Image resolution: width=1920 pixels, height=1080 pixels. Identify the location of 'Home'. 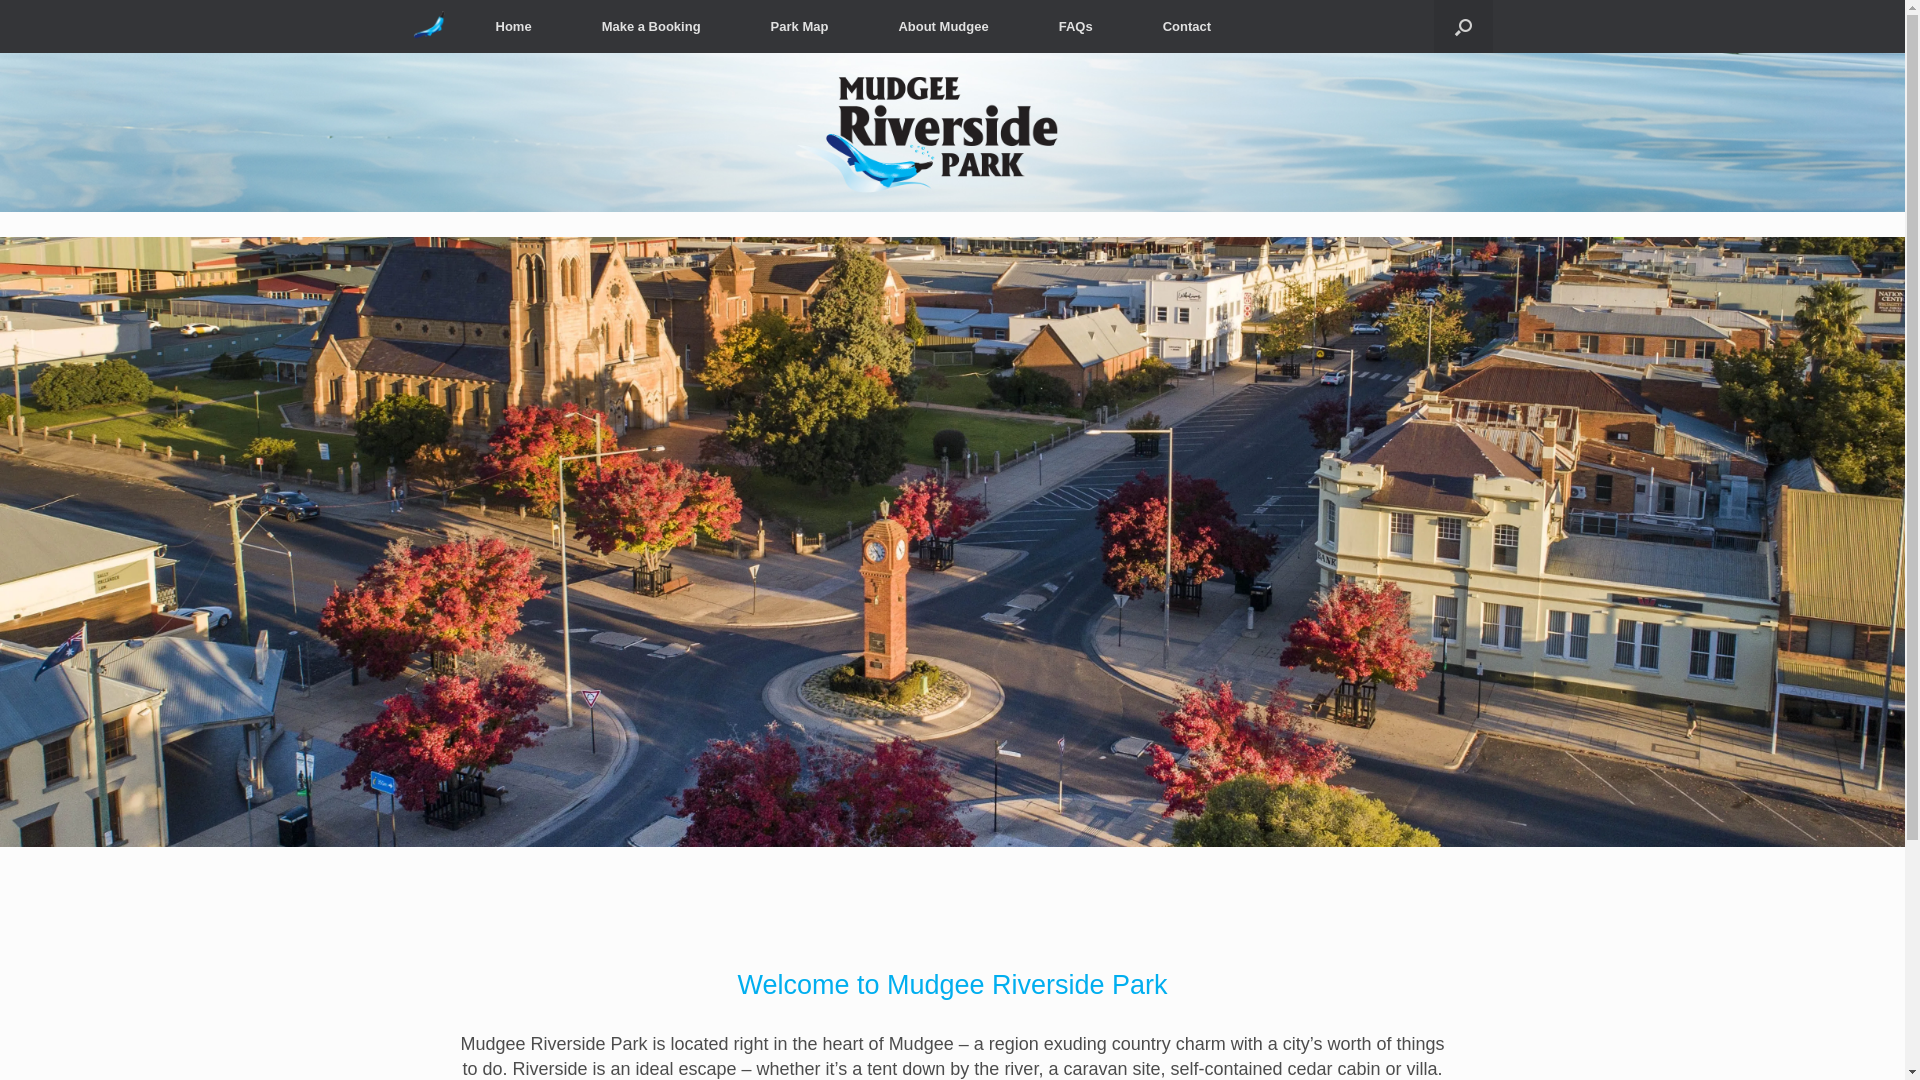
(513, 26).